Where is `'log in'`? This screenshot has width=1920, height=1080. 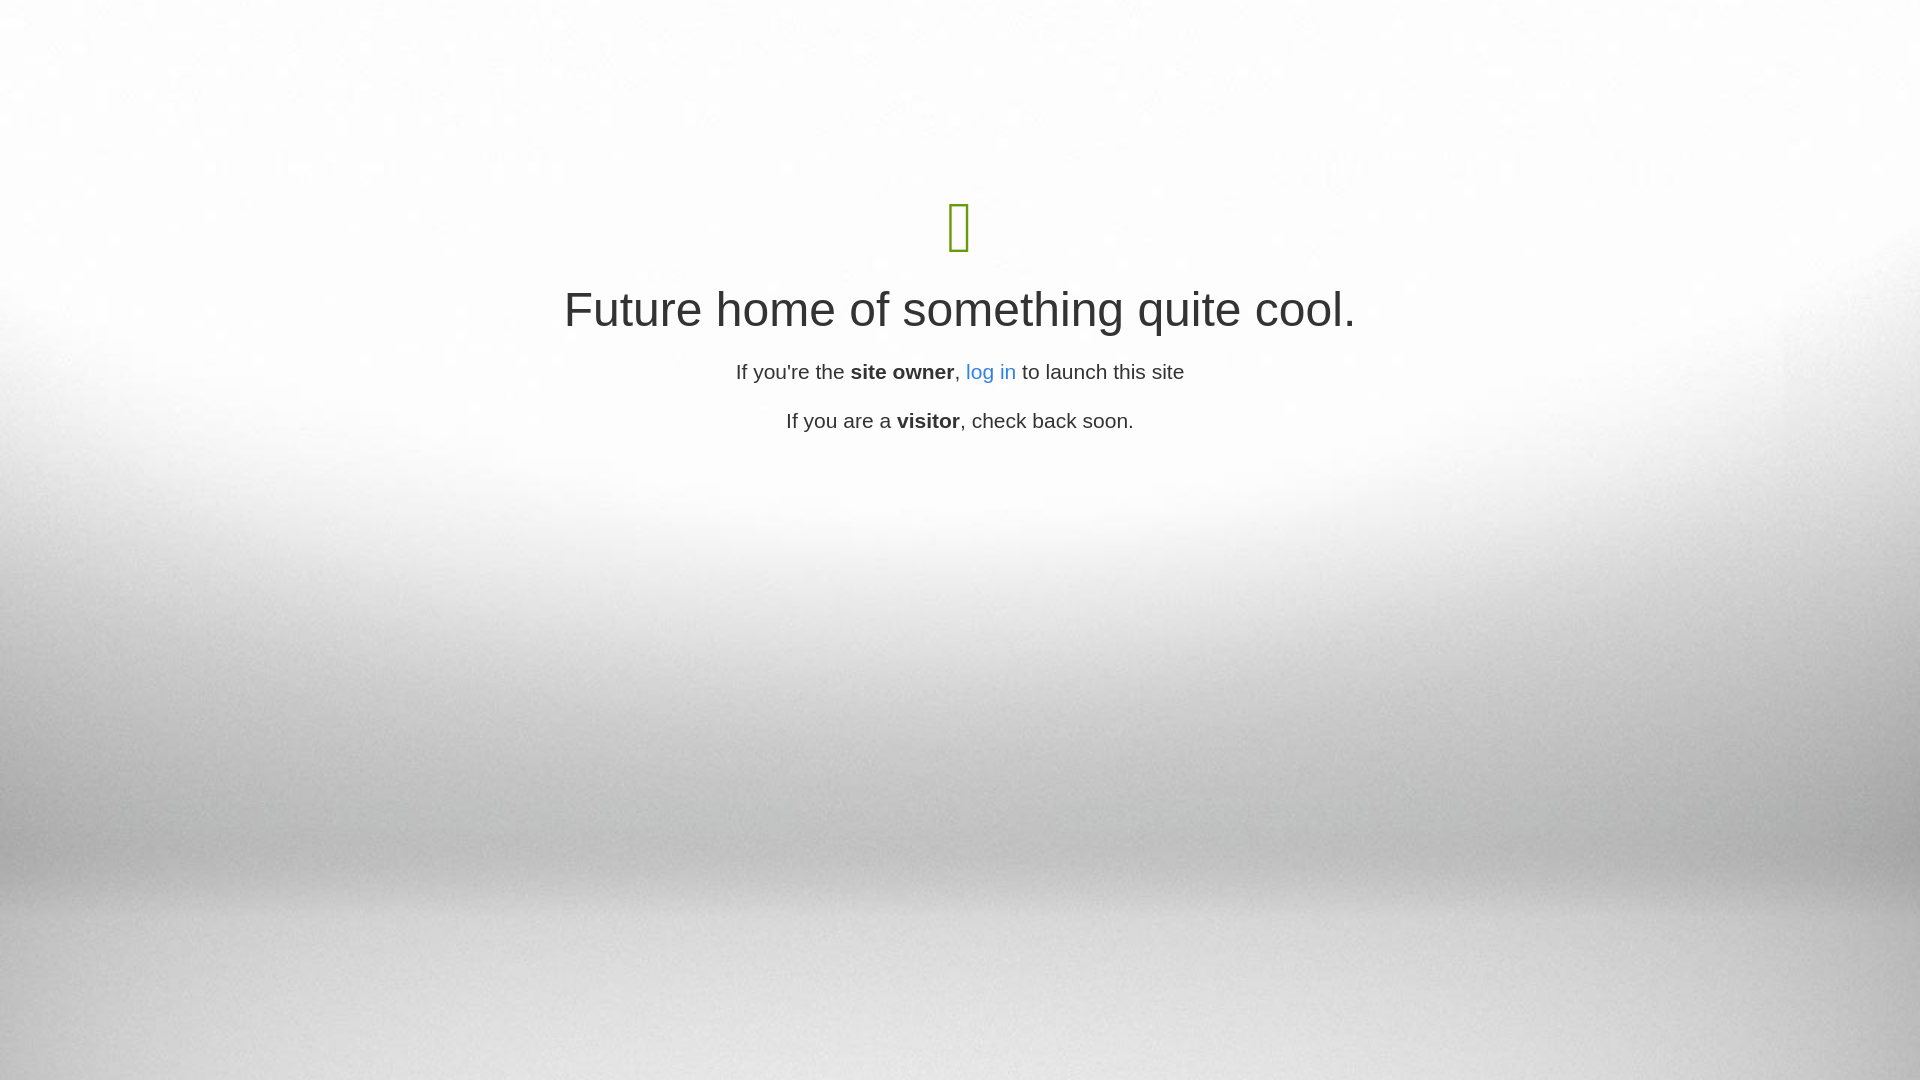
'log in' is located at coordinates (965, 371).